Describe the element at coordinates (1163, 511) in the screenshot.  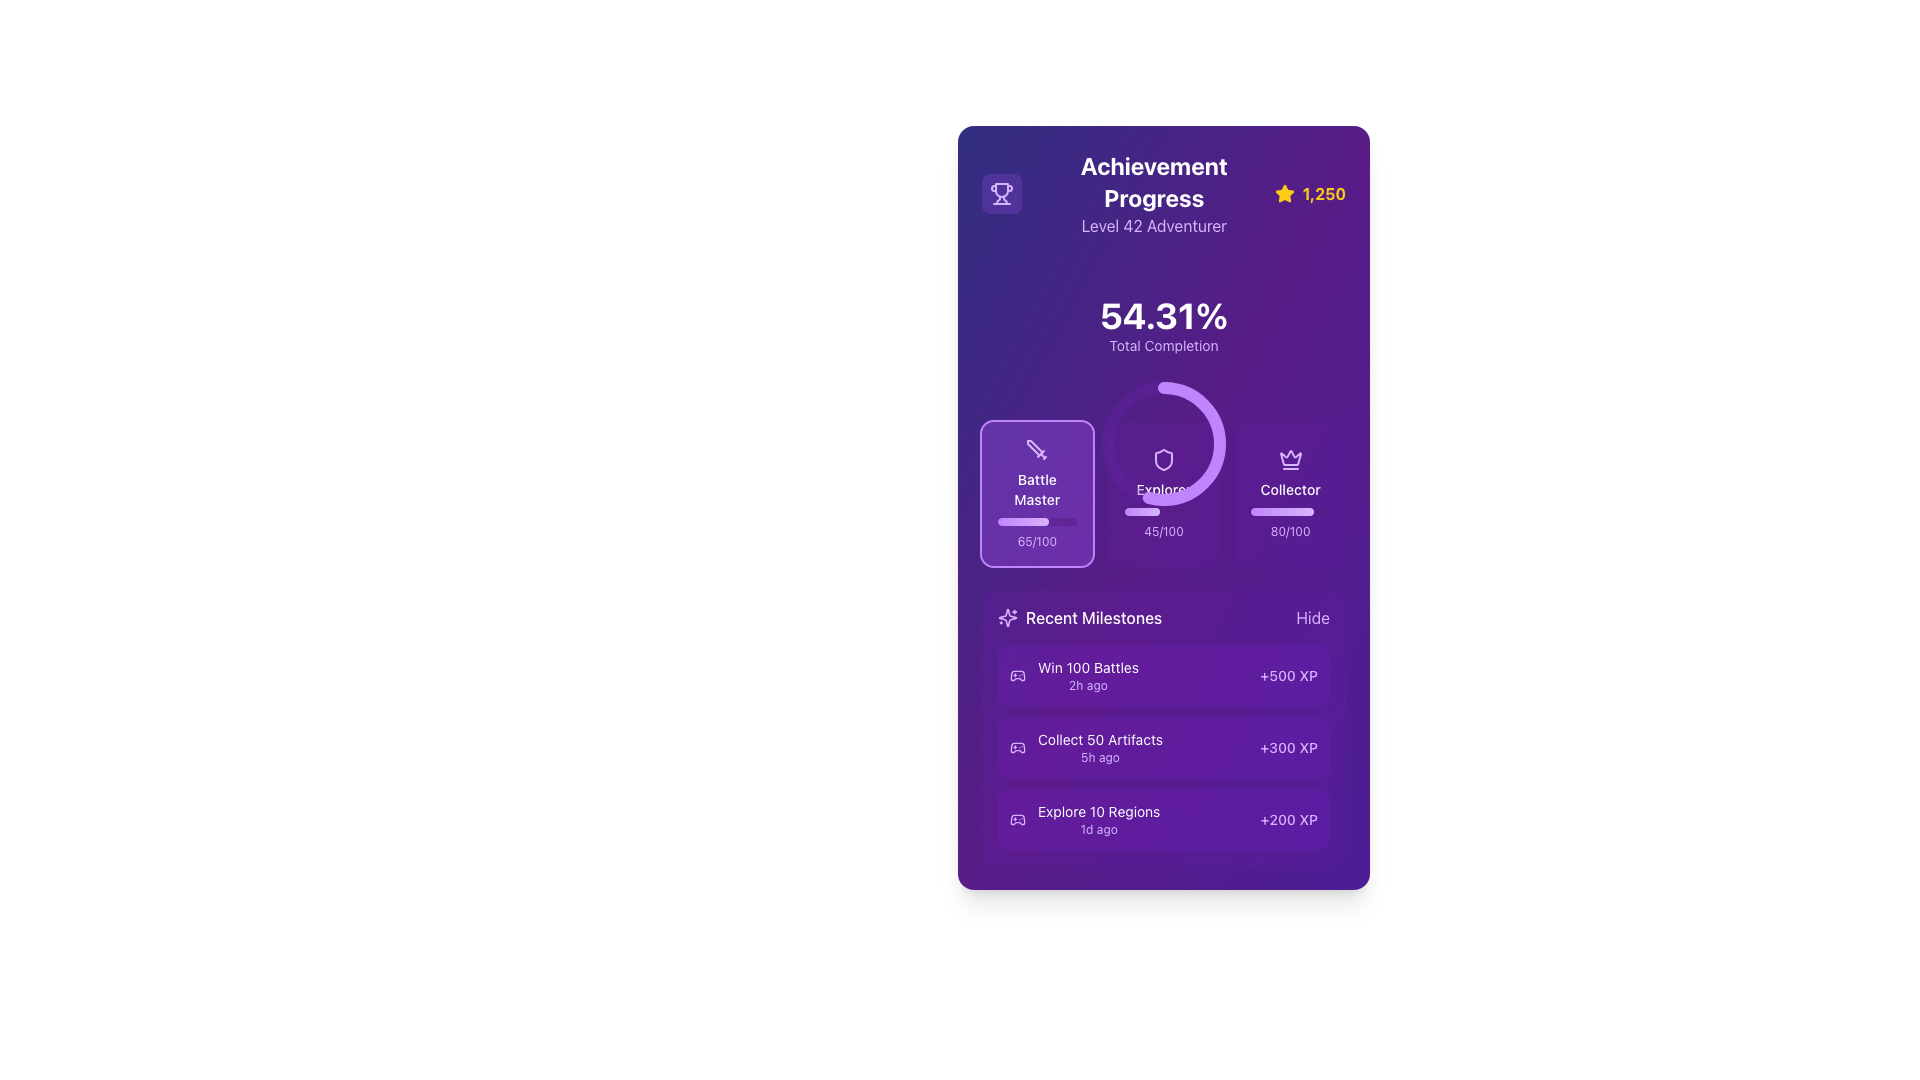
I see `the progress bar indicating 45% completion for the 'Explorer' metric located in the Achievement Progress section, positioned between the shield icon and the '45/100' text` at that location.